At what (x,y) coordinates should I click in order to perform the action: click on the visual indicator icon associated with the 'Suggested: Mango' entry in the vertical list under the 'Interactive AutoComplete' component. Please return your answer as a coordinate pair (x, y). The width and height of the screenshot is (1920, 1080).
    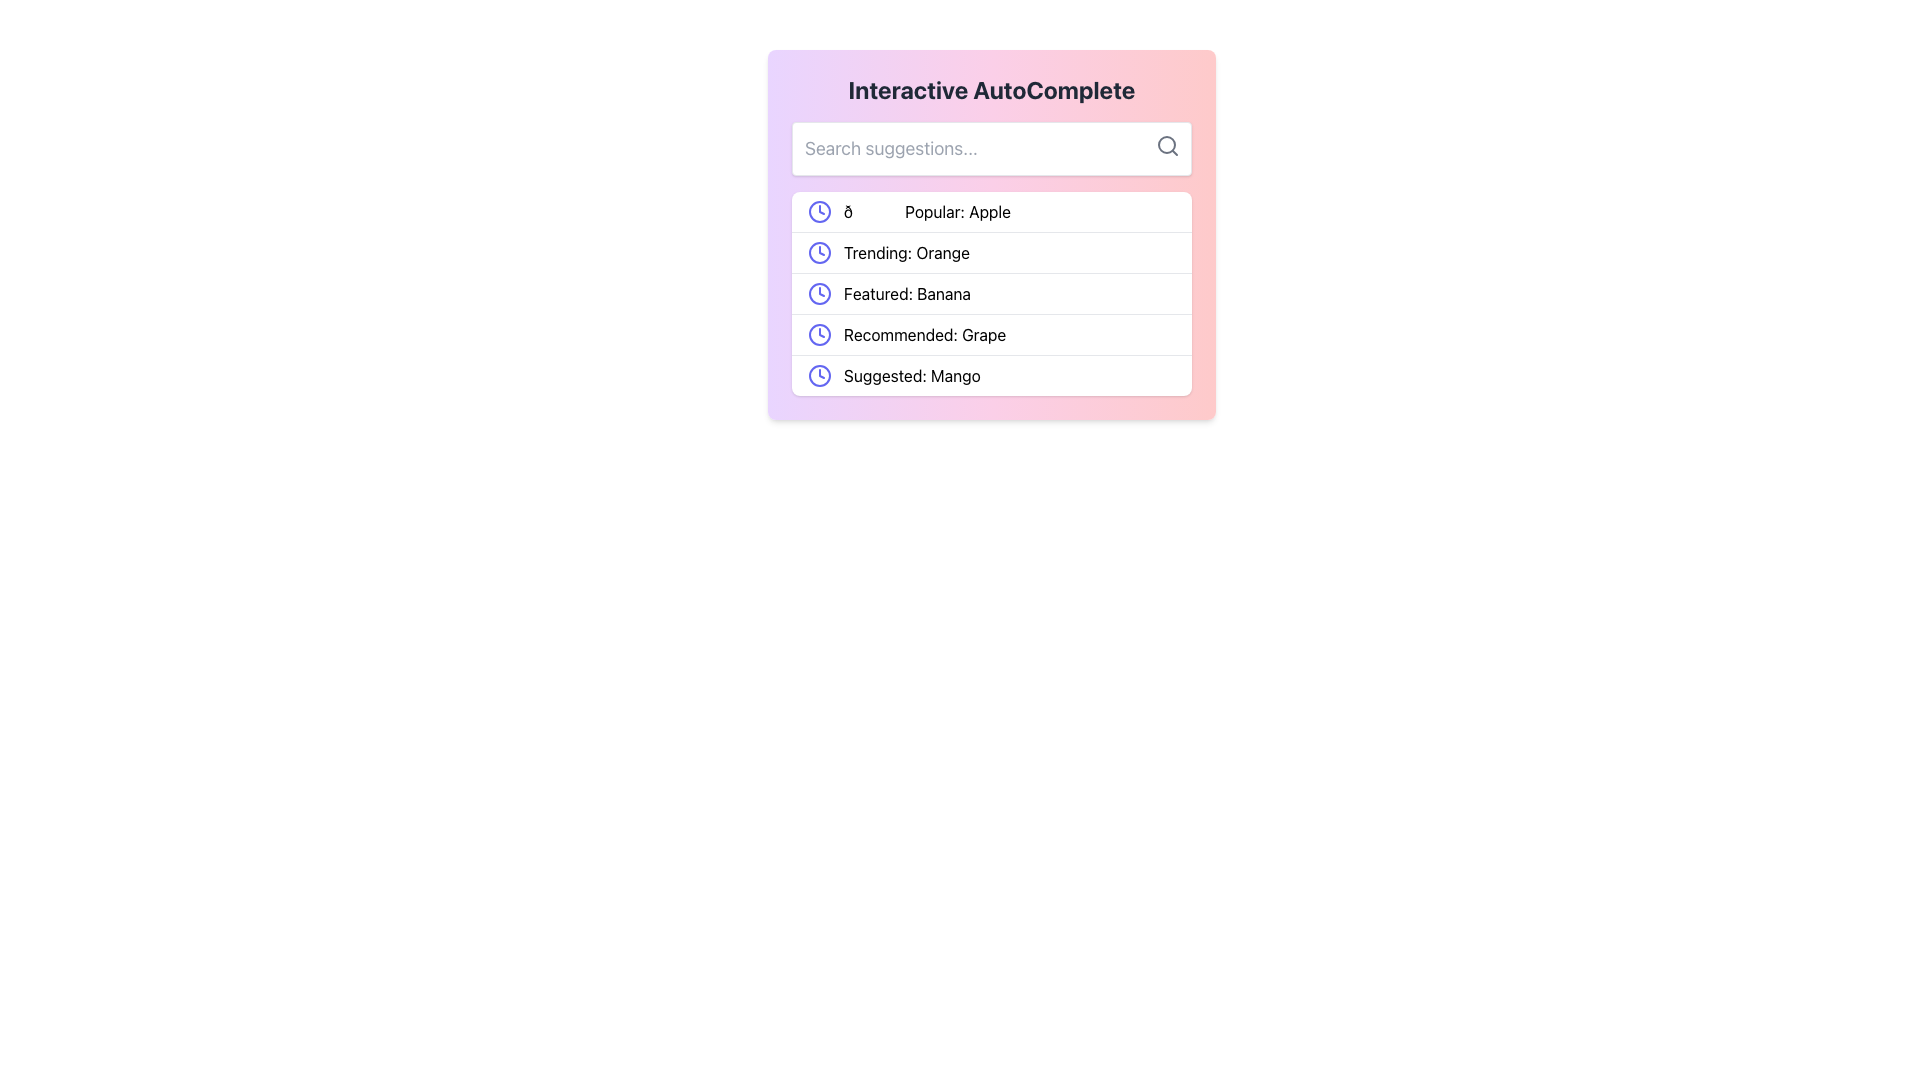
    Looking at the image, I should click on (820, 375).